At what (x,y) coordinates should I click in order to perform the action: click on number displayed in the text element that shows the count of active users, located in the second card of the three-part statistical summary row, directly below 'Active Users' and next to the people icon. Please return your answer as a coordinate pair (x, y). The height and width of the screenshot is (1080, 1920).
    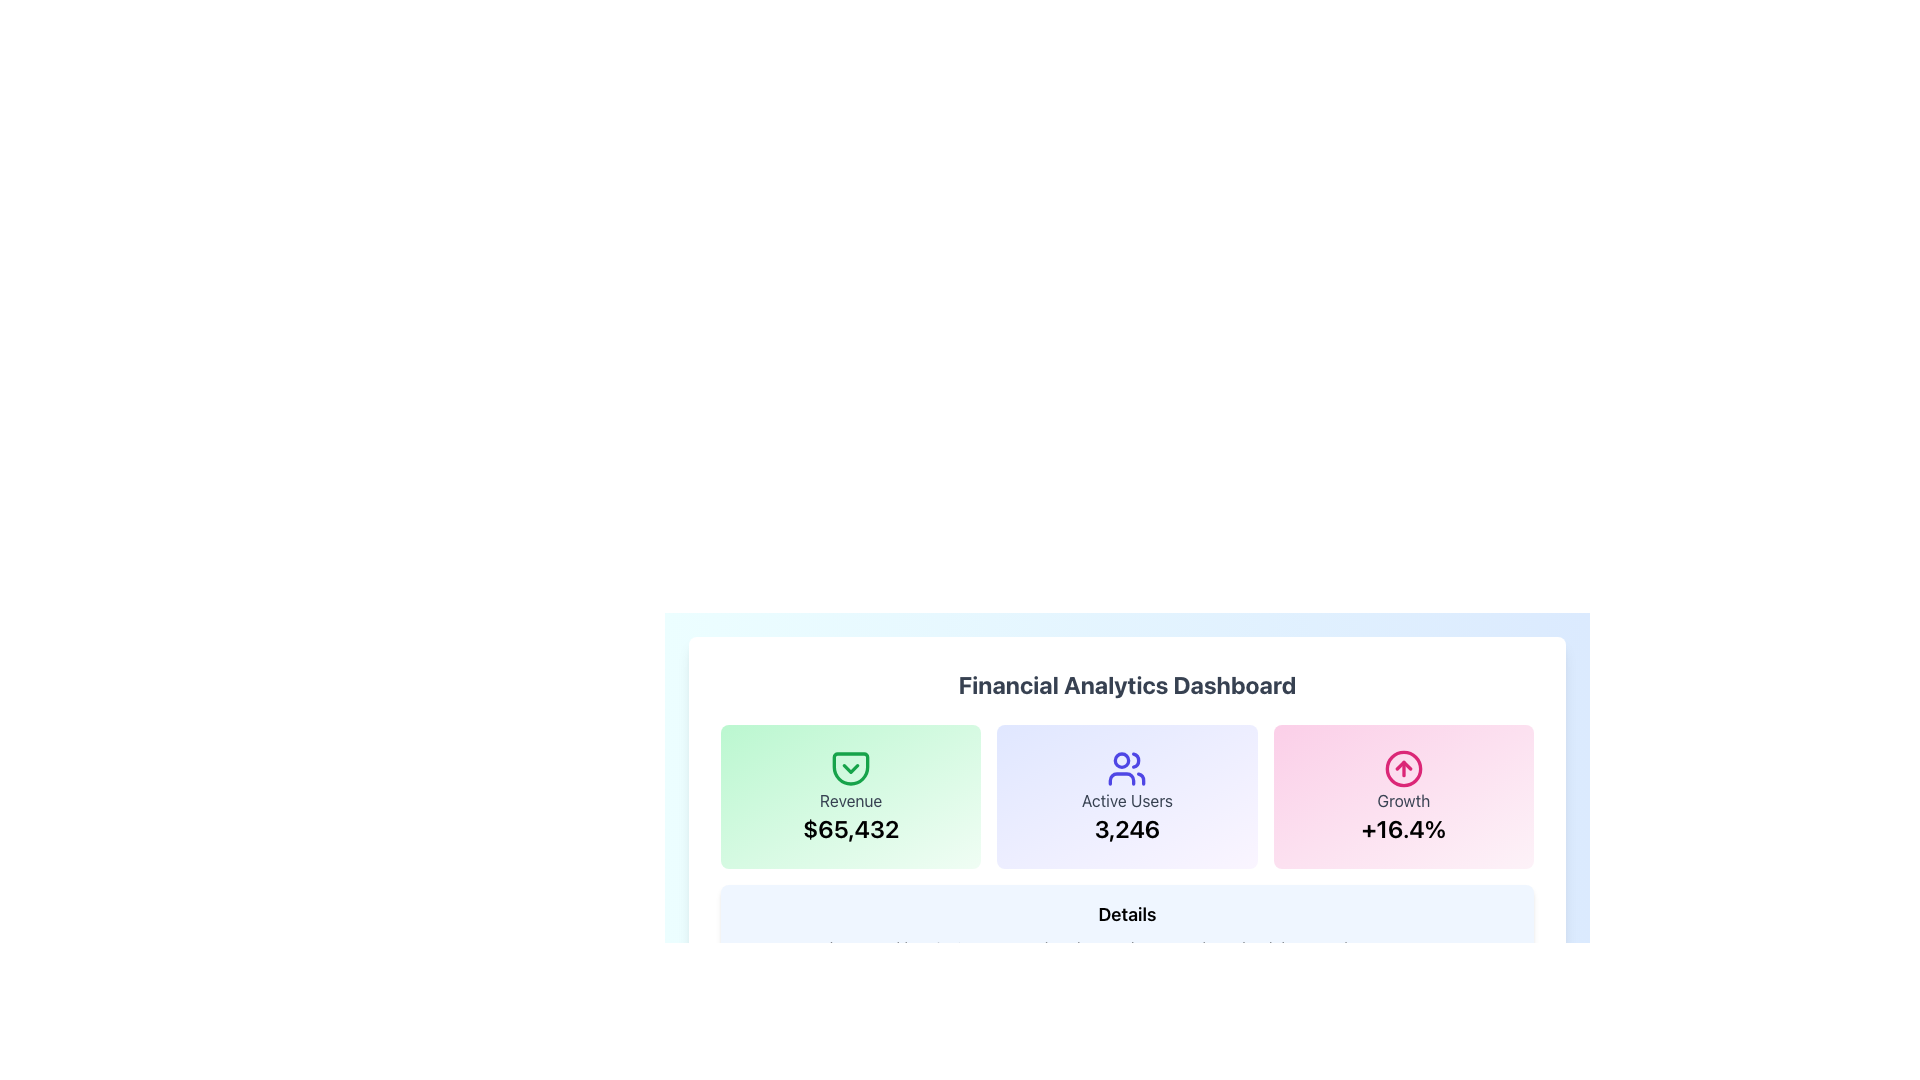
    Looking at the image, I should click on (1127, 829).